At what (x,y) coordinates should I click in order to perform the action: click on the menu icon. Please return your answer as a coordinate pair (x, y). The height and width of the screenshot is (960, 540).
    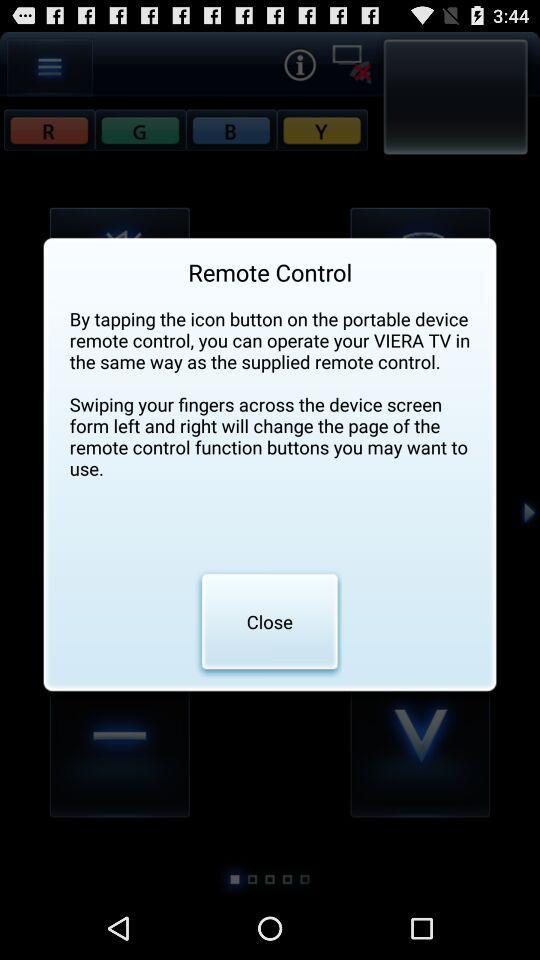
    Looking at the image, I should click on (50, 71).